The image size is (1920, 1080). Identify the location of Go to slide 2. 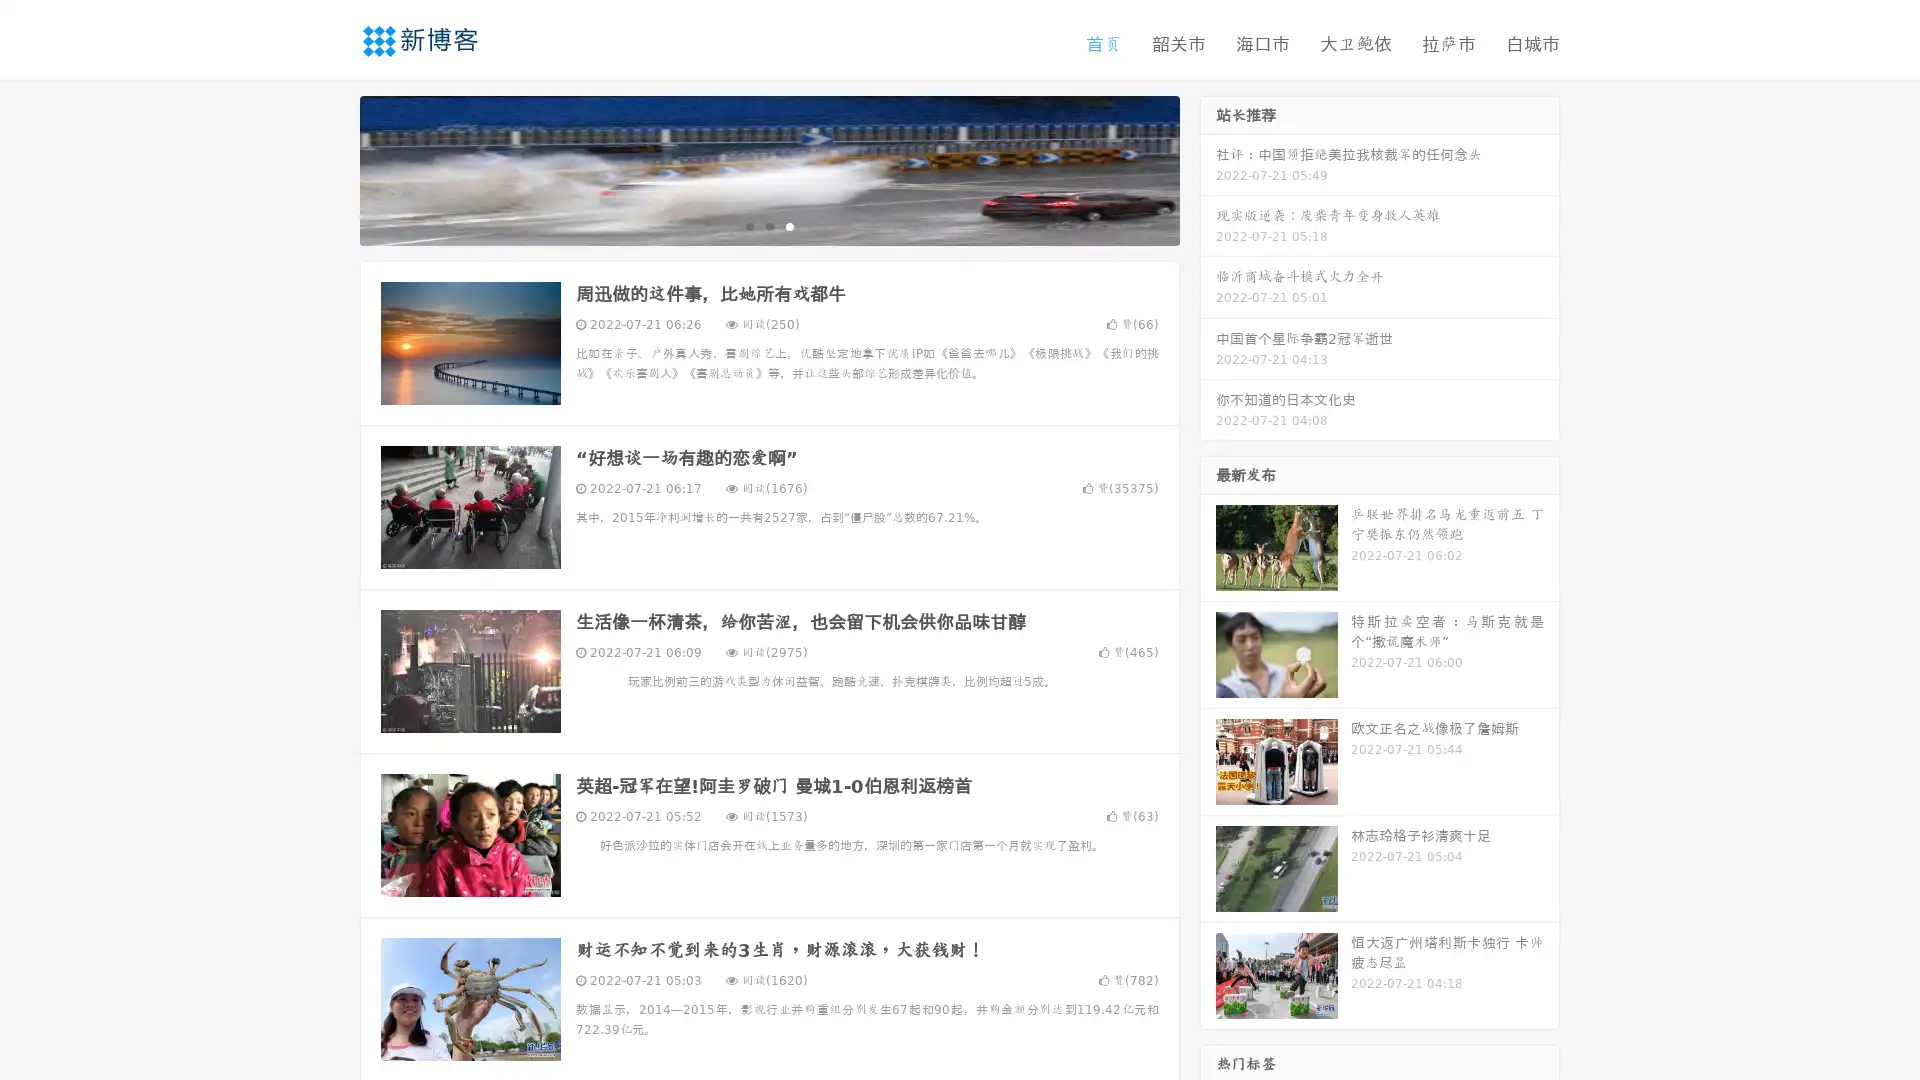
(768, 225).